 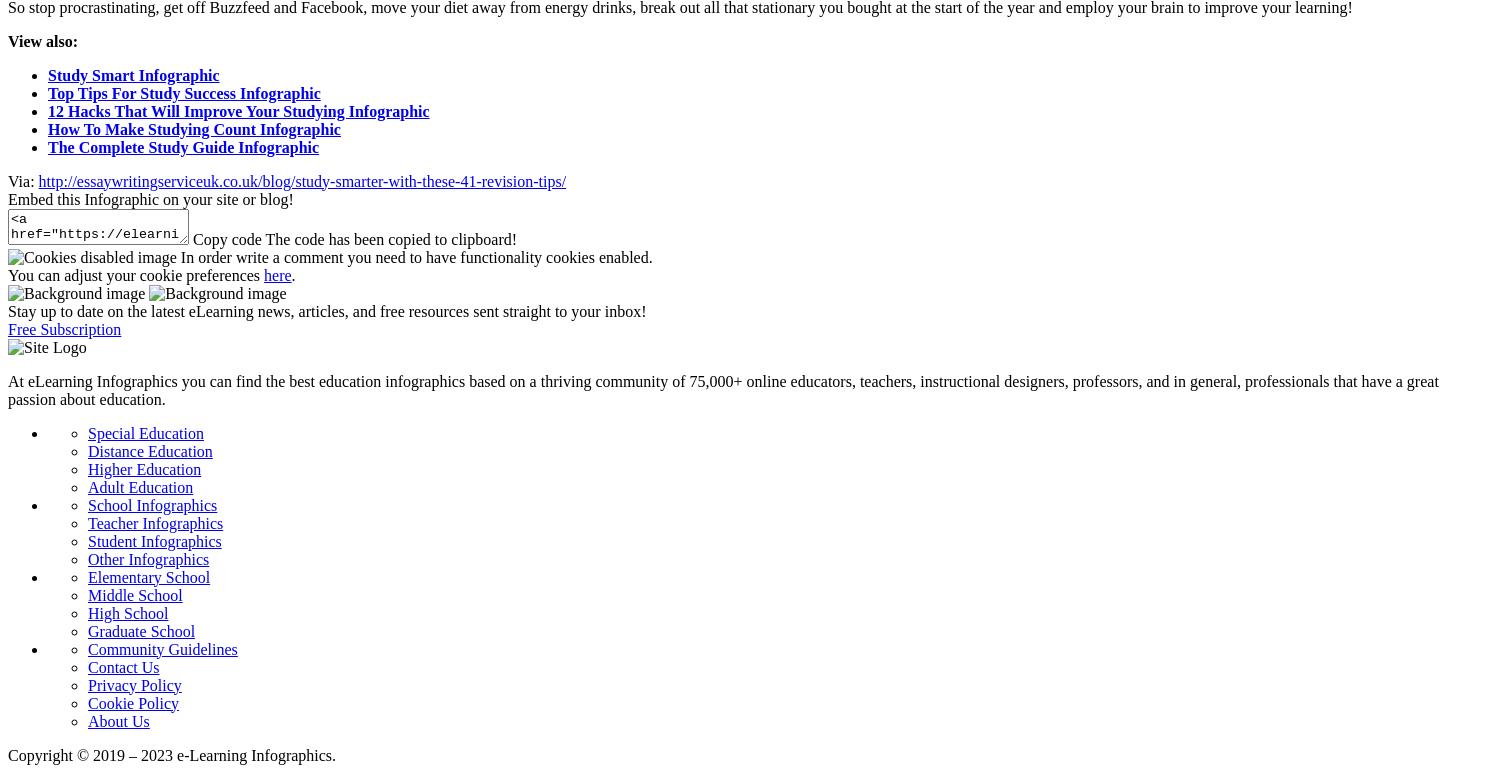 What do you see at coordinates (183, 92) in the screenshot?
I see `'Top Tips For Study Success Infographic'` at bounding box center [183, 92].